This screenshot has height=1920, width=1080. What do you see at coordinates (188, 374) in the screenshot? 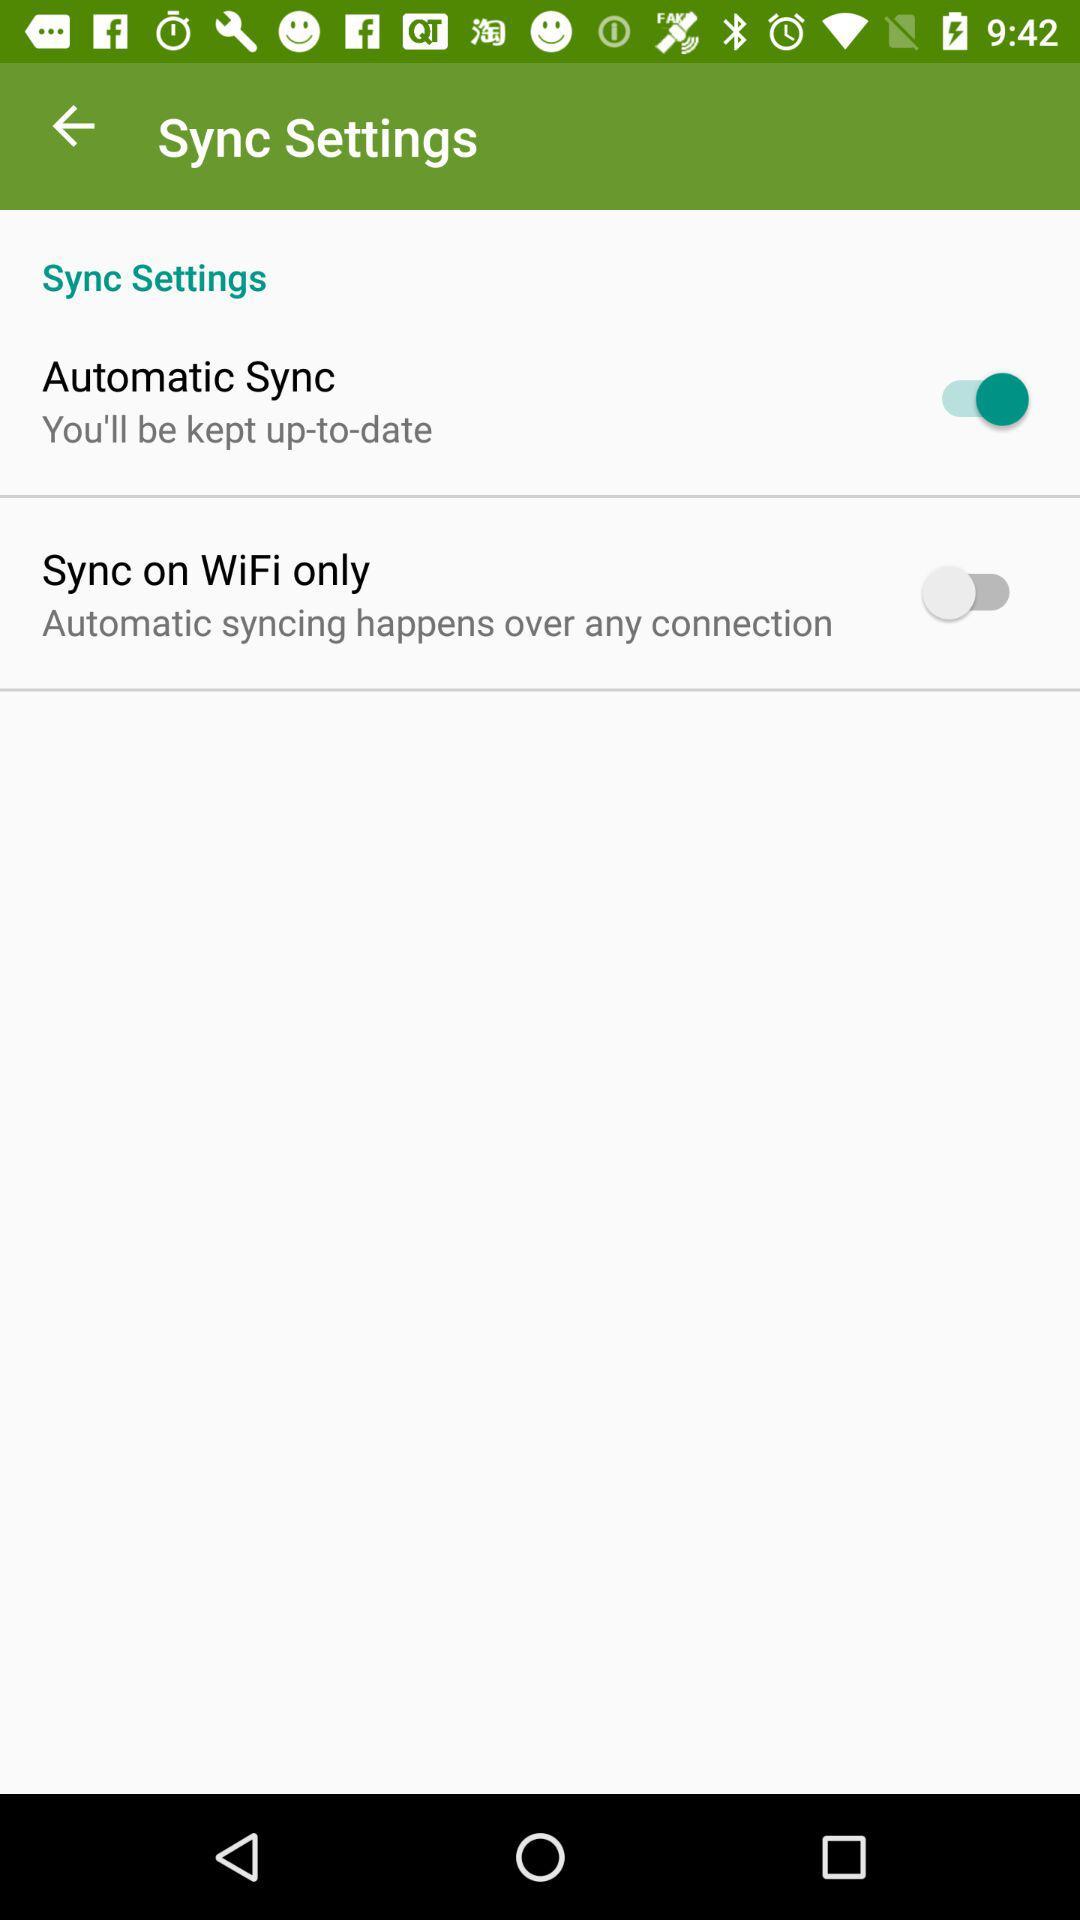
I see `the automatic sync app` at bounding box center [188, 374].